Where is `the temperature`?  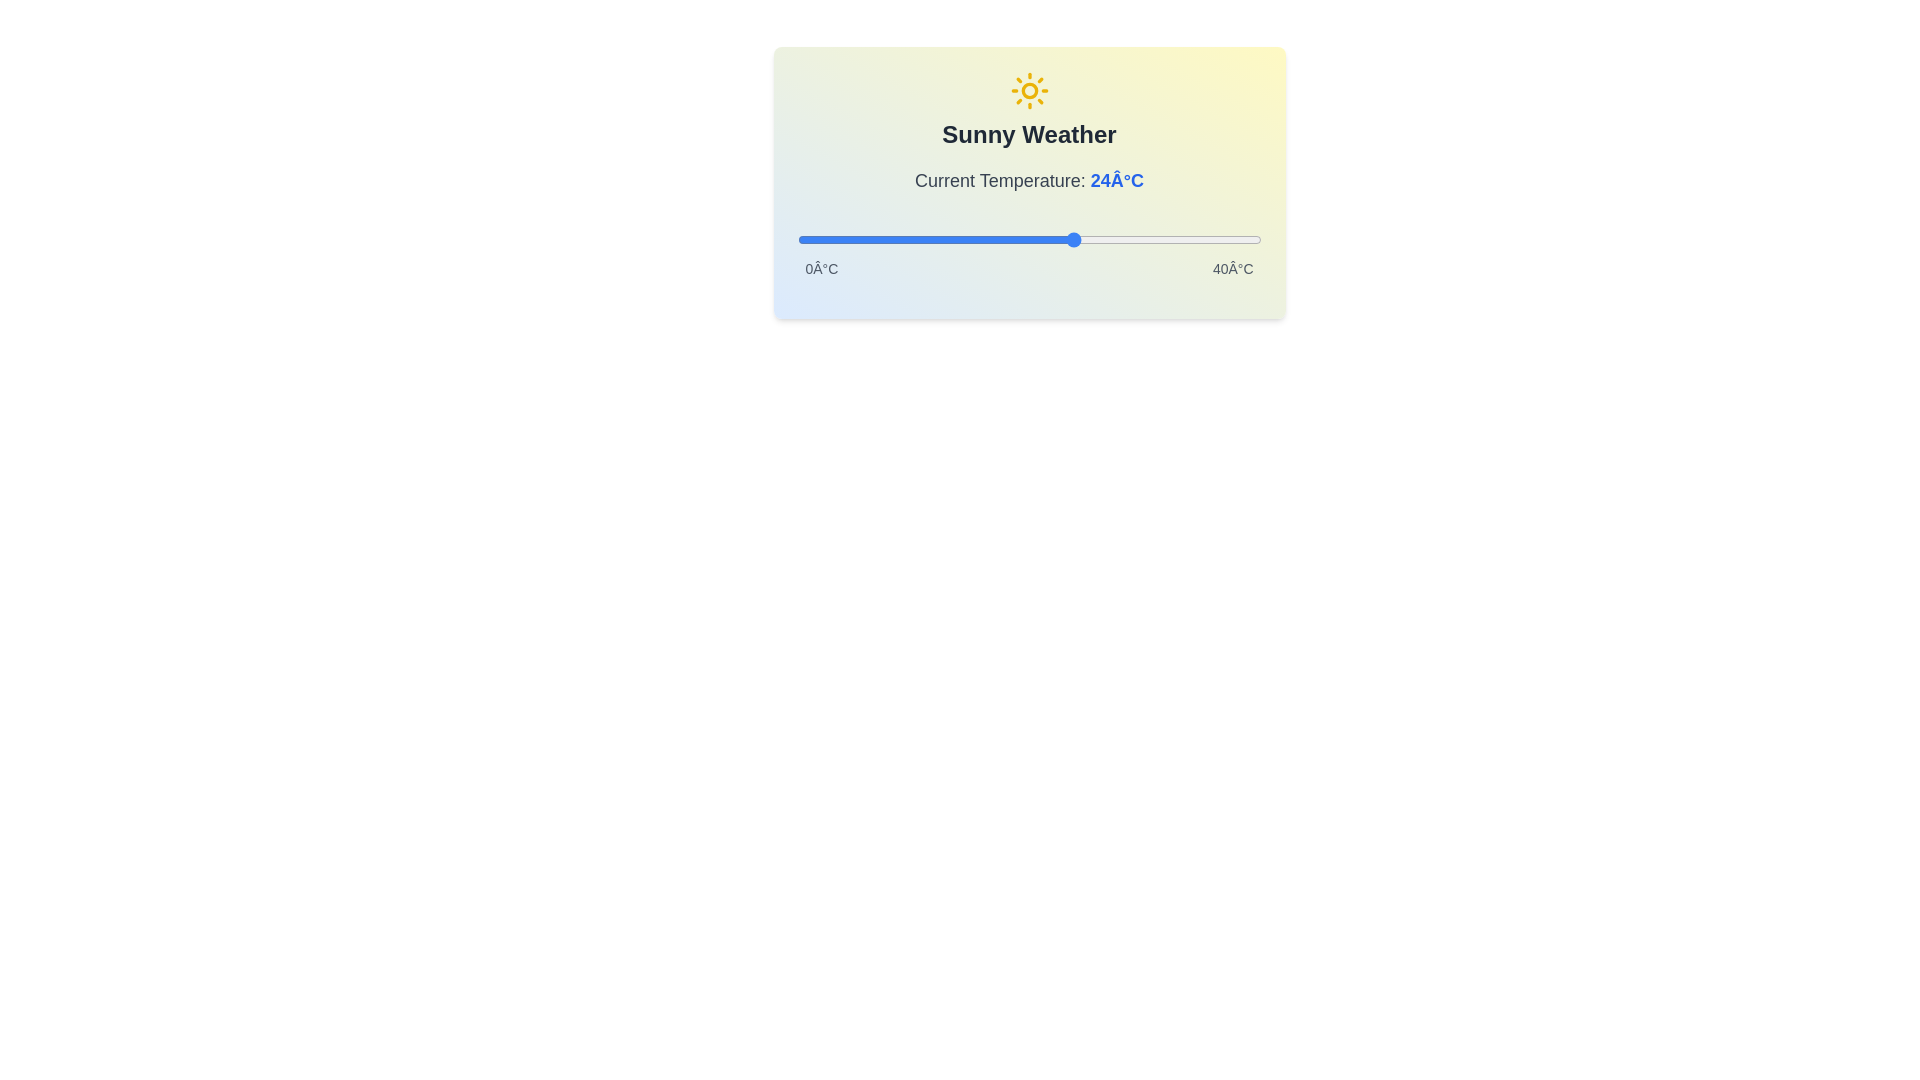 the temperature is located at coordinates (912, 238).